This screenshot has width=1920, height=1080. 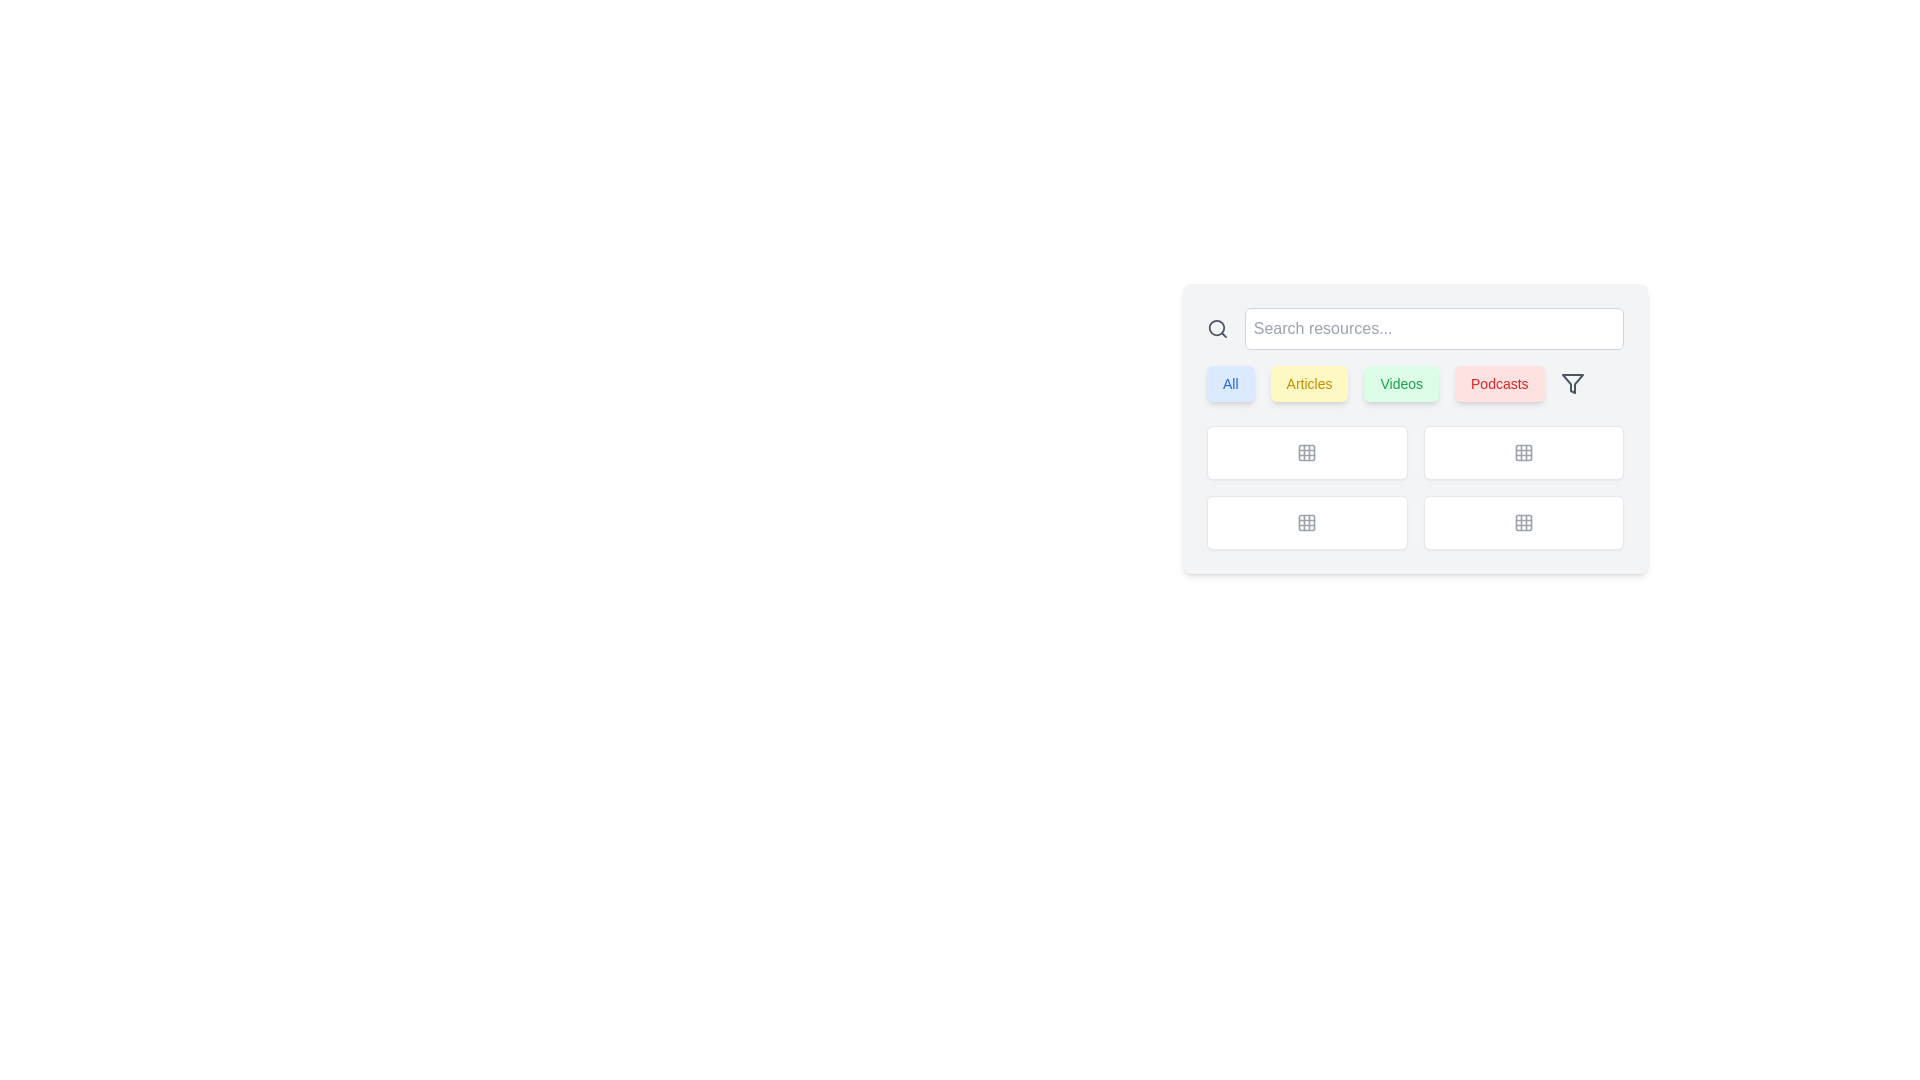 I want to click on to select any entered text in the rectangular search input field with rounded corners and a light border, which contains the placeholder text 'Search resources...', so click(x=1433, y=327).